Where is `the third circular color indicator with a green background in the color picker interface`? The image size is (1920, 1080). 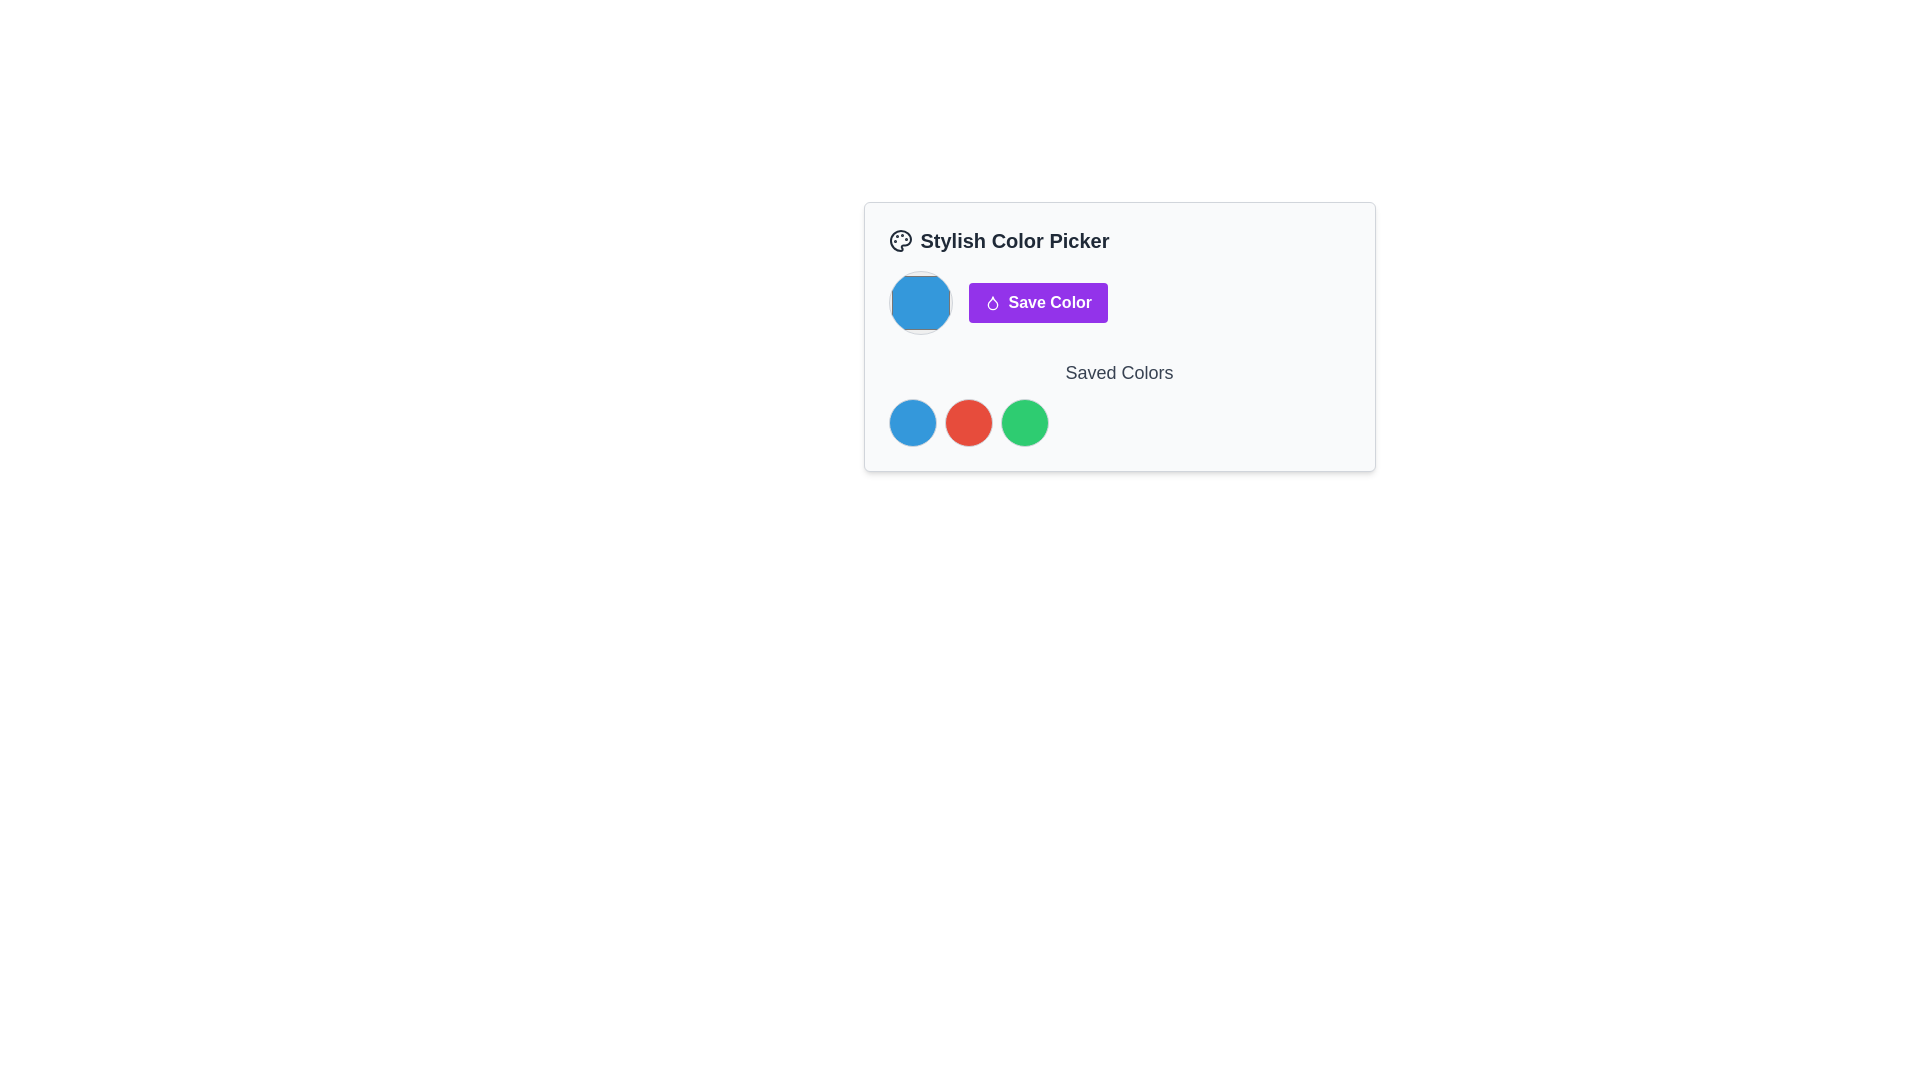 the third circular color indicator with a green background in the color picker interface is located at coordinates (1024, 422).